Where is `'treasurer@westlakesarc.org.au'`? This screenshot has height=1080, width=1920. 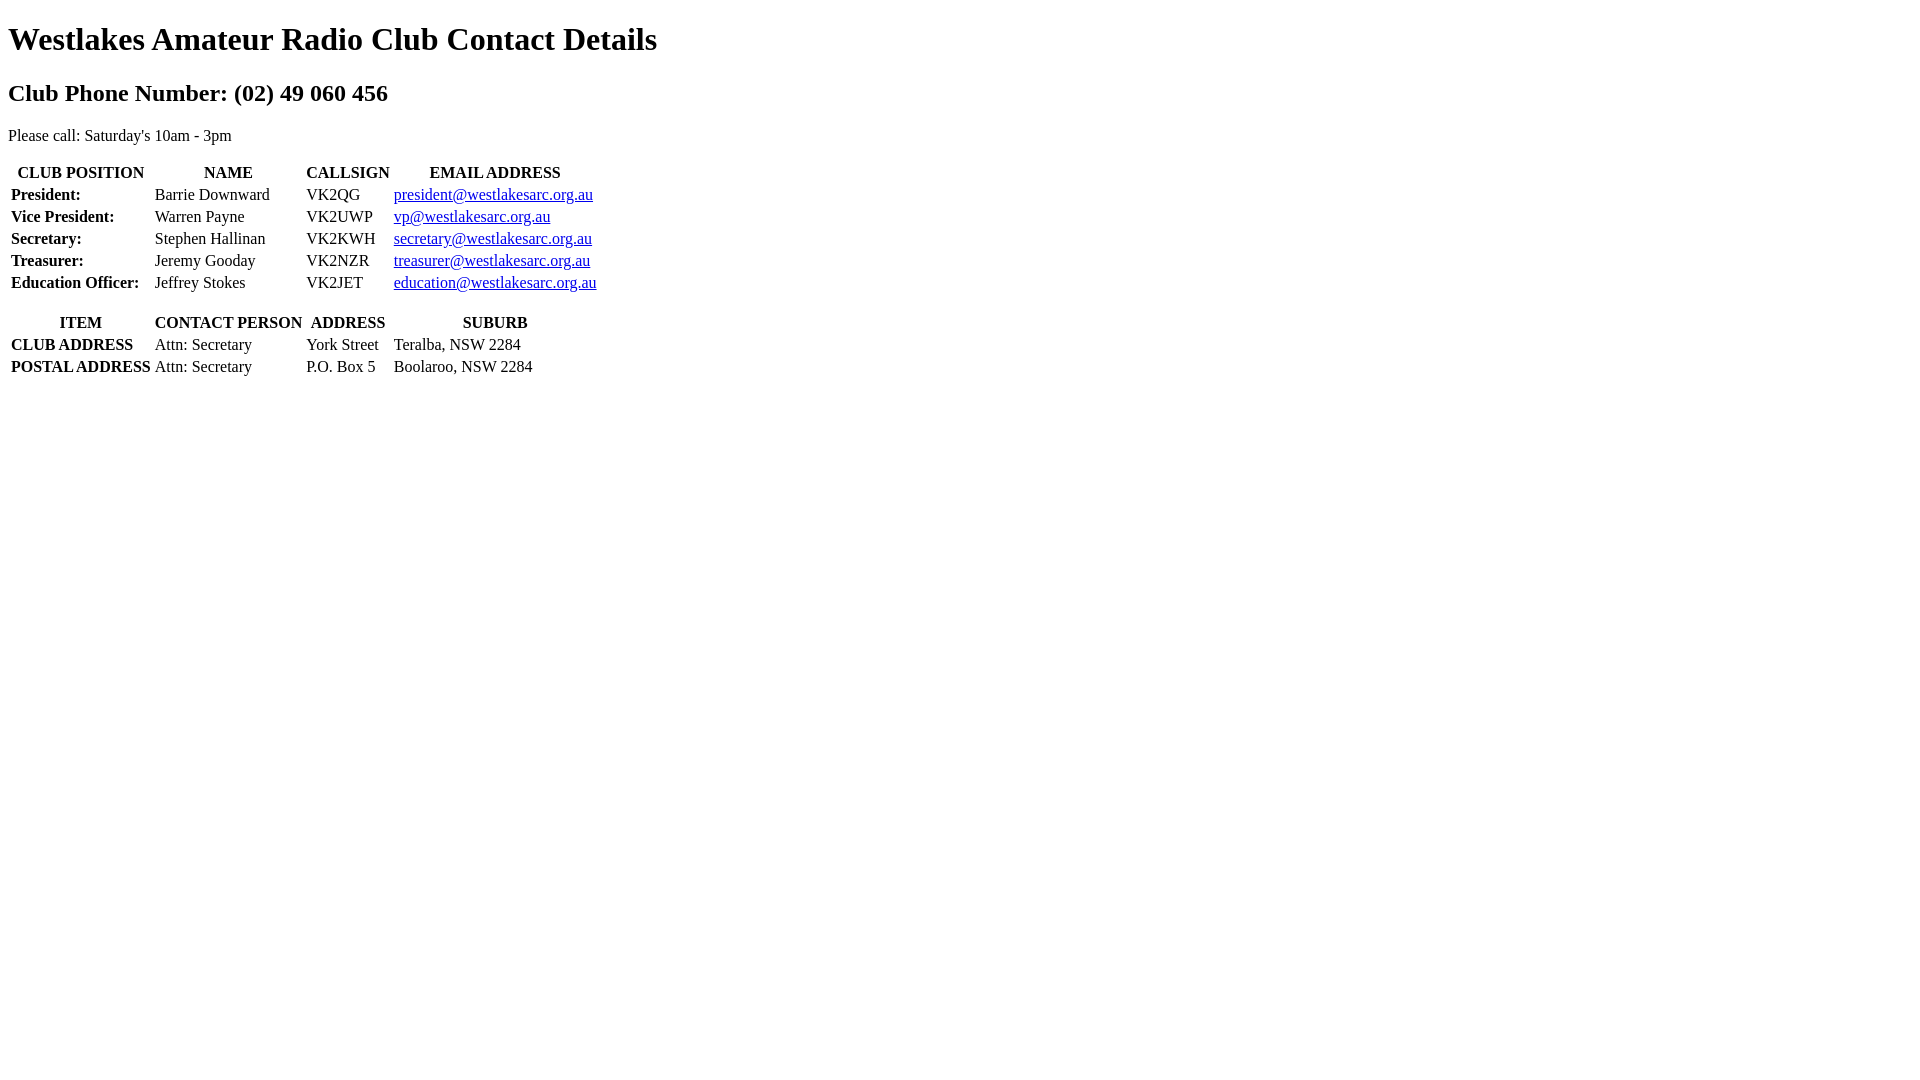 'treasurer@westlakesarc.org.au' is located at coordinates (492, 259).